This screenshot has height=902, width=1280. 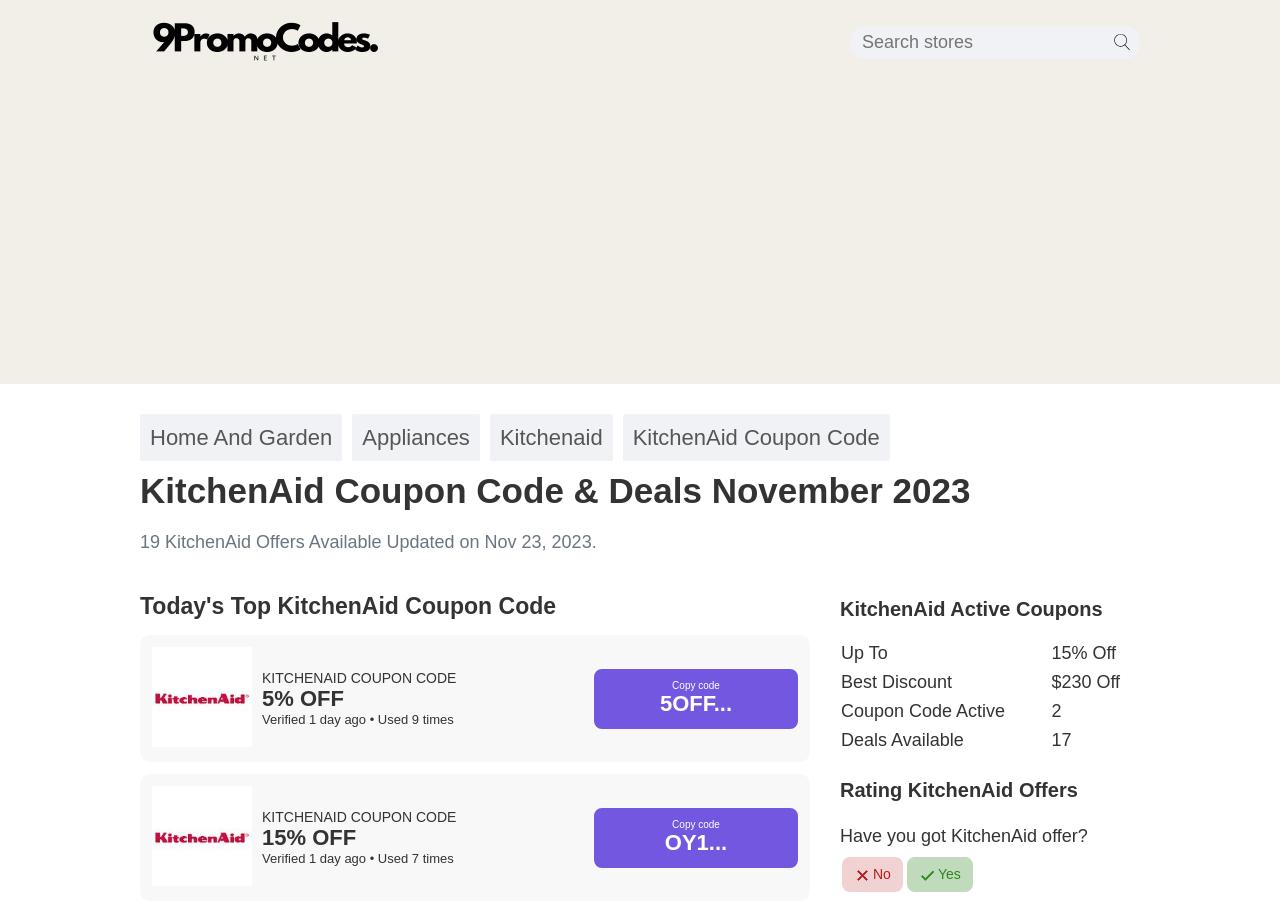 I want to click on 'Coupon Code Active', so click(x=922, y=710).